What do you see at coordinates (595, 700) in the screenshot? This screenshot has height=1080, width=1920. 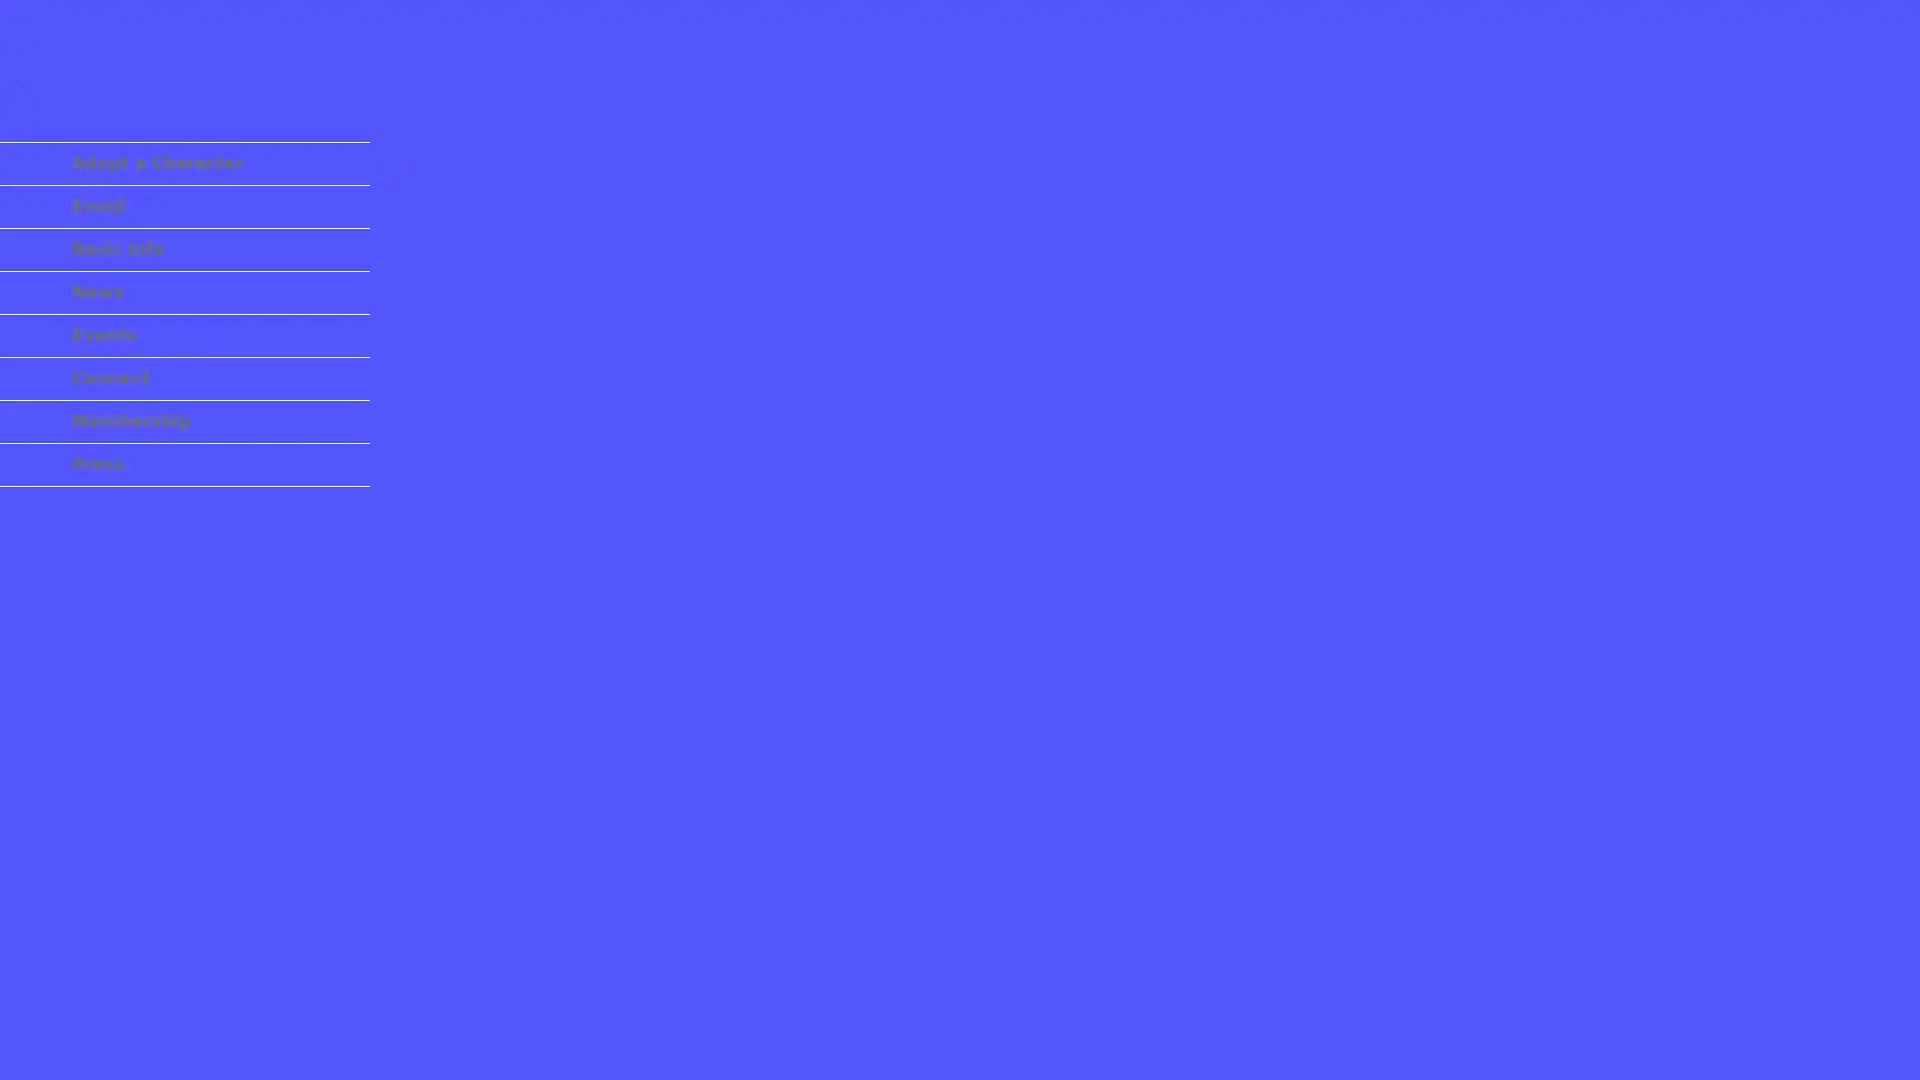 I see `_ U+FE34` at bounding box center [595, 700].